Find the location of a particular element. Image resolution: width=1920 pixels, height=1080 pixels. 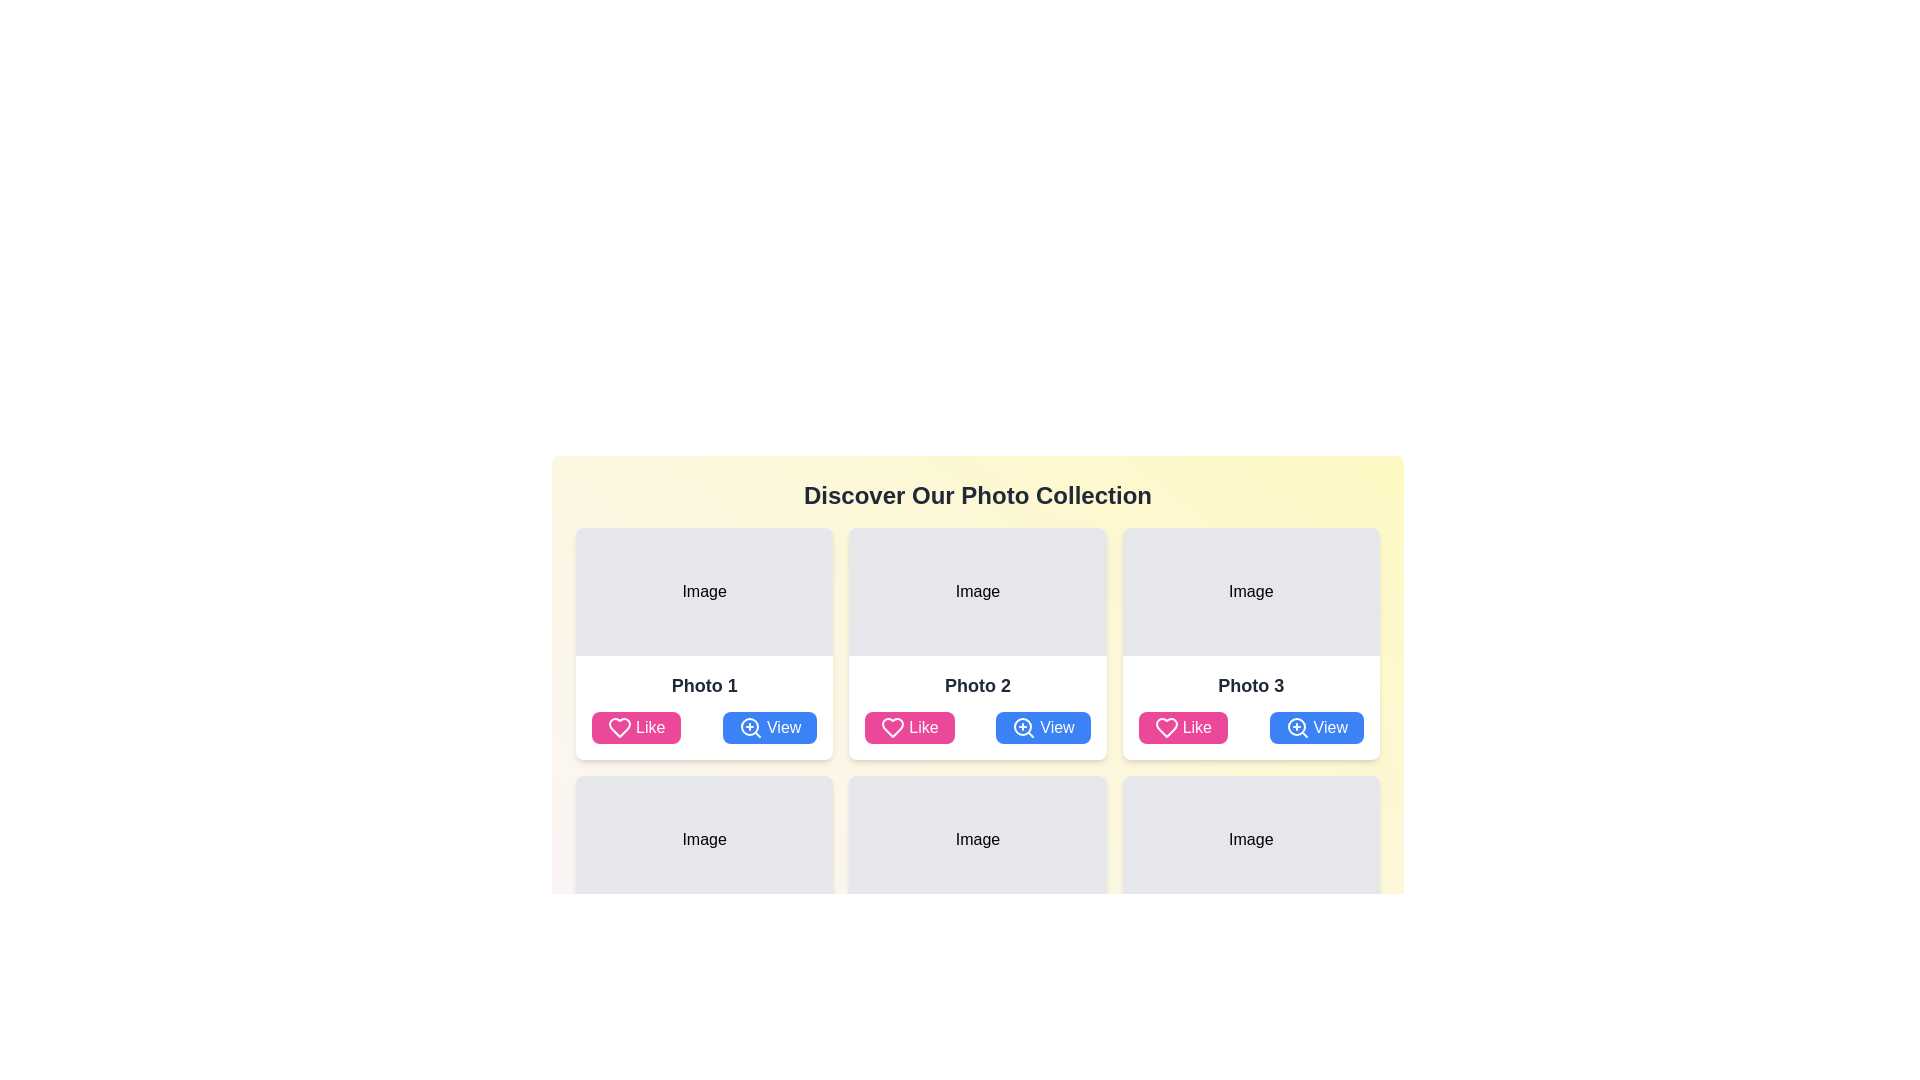

the SVG circle element representing the zoom-in feature of the 'View' button under 'Photo 1' in the 'Photo Collection' row is located at coordinates (748, 726).